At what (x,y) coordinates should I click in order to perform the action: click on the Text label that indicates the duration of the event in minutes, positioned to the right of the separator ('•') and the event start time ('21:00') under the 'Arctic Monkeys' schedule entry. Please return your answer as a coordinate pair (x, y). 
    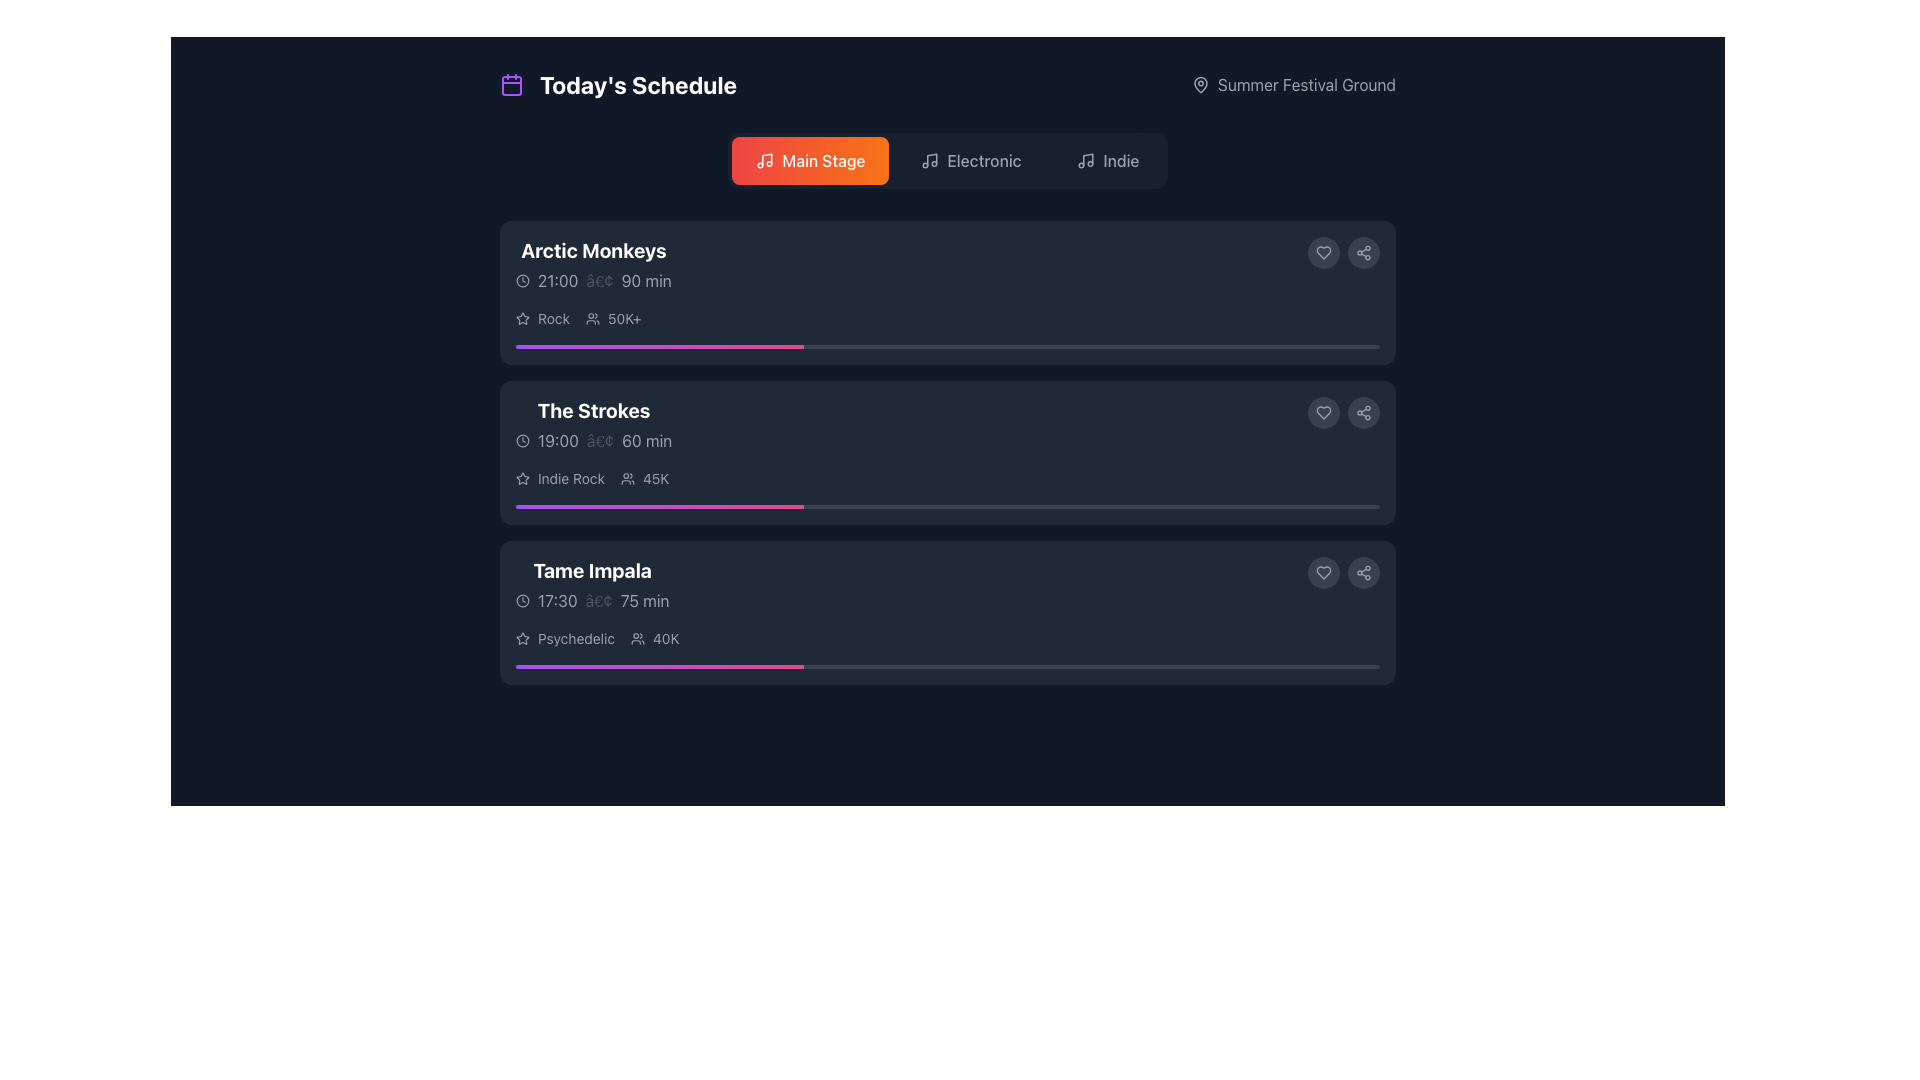
    Looking at the image, I should click on (646, 281).